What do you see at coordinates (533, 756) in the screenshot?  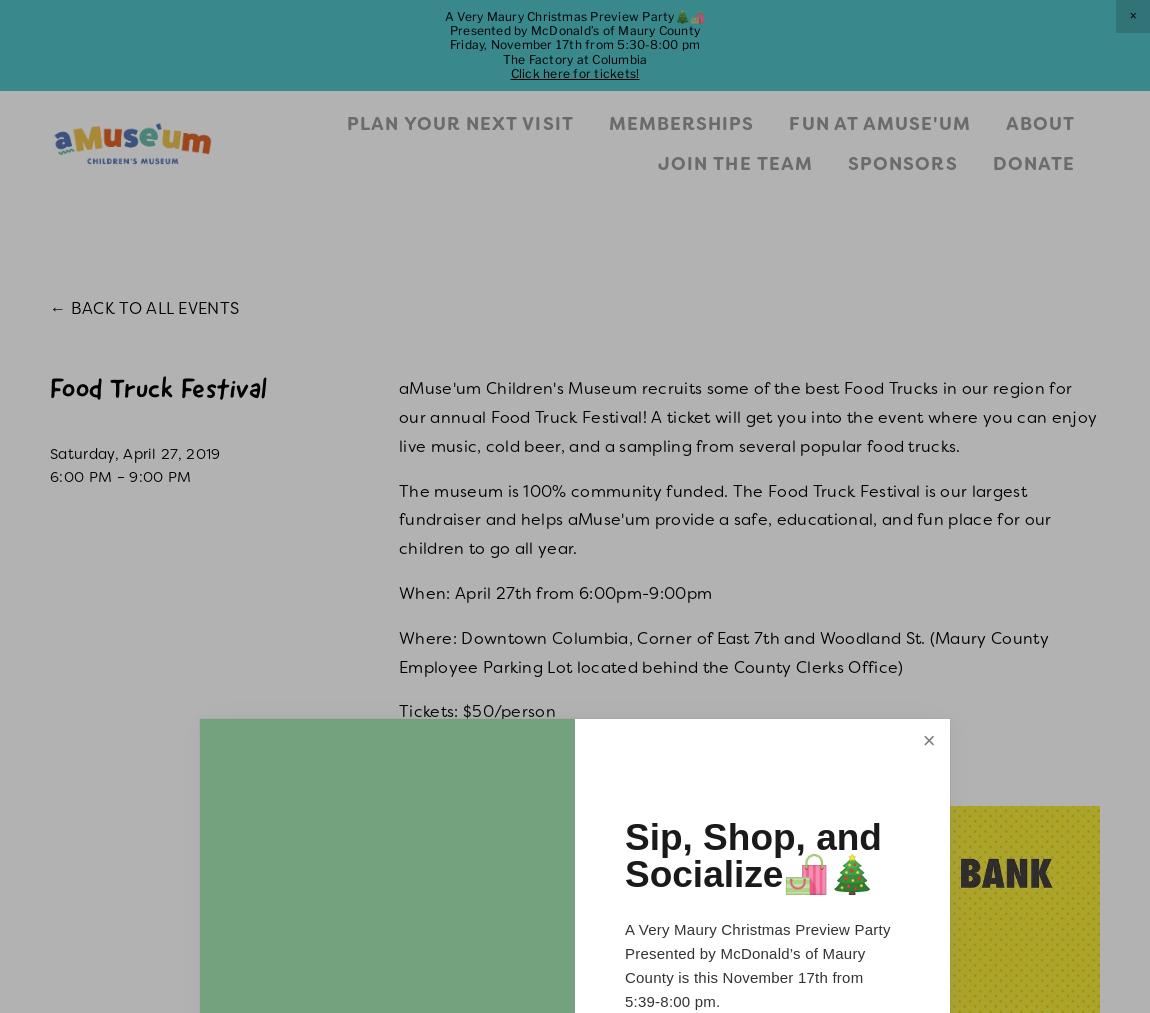 I see `'Ticket sales will open March 25th!'` at bounding box center [533, 756].